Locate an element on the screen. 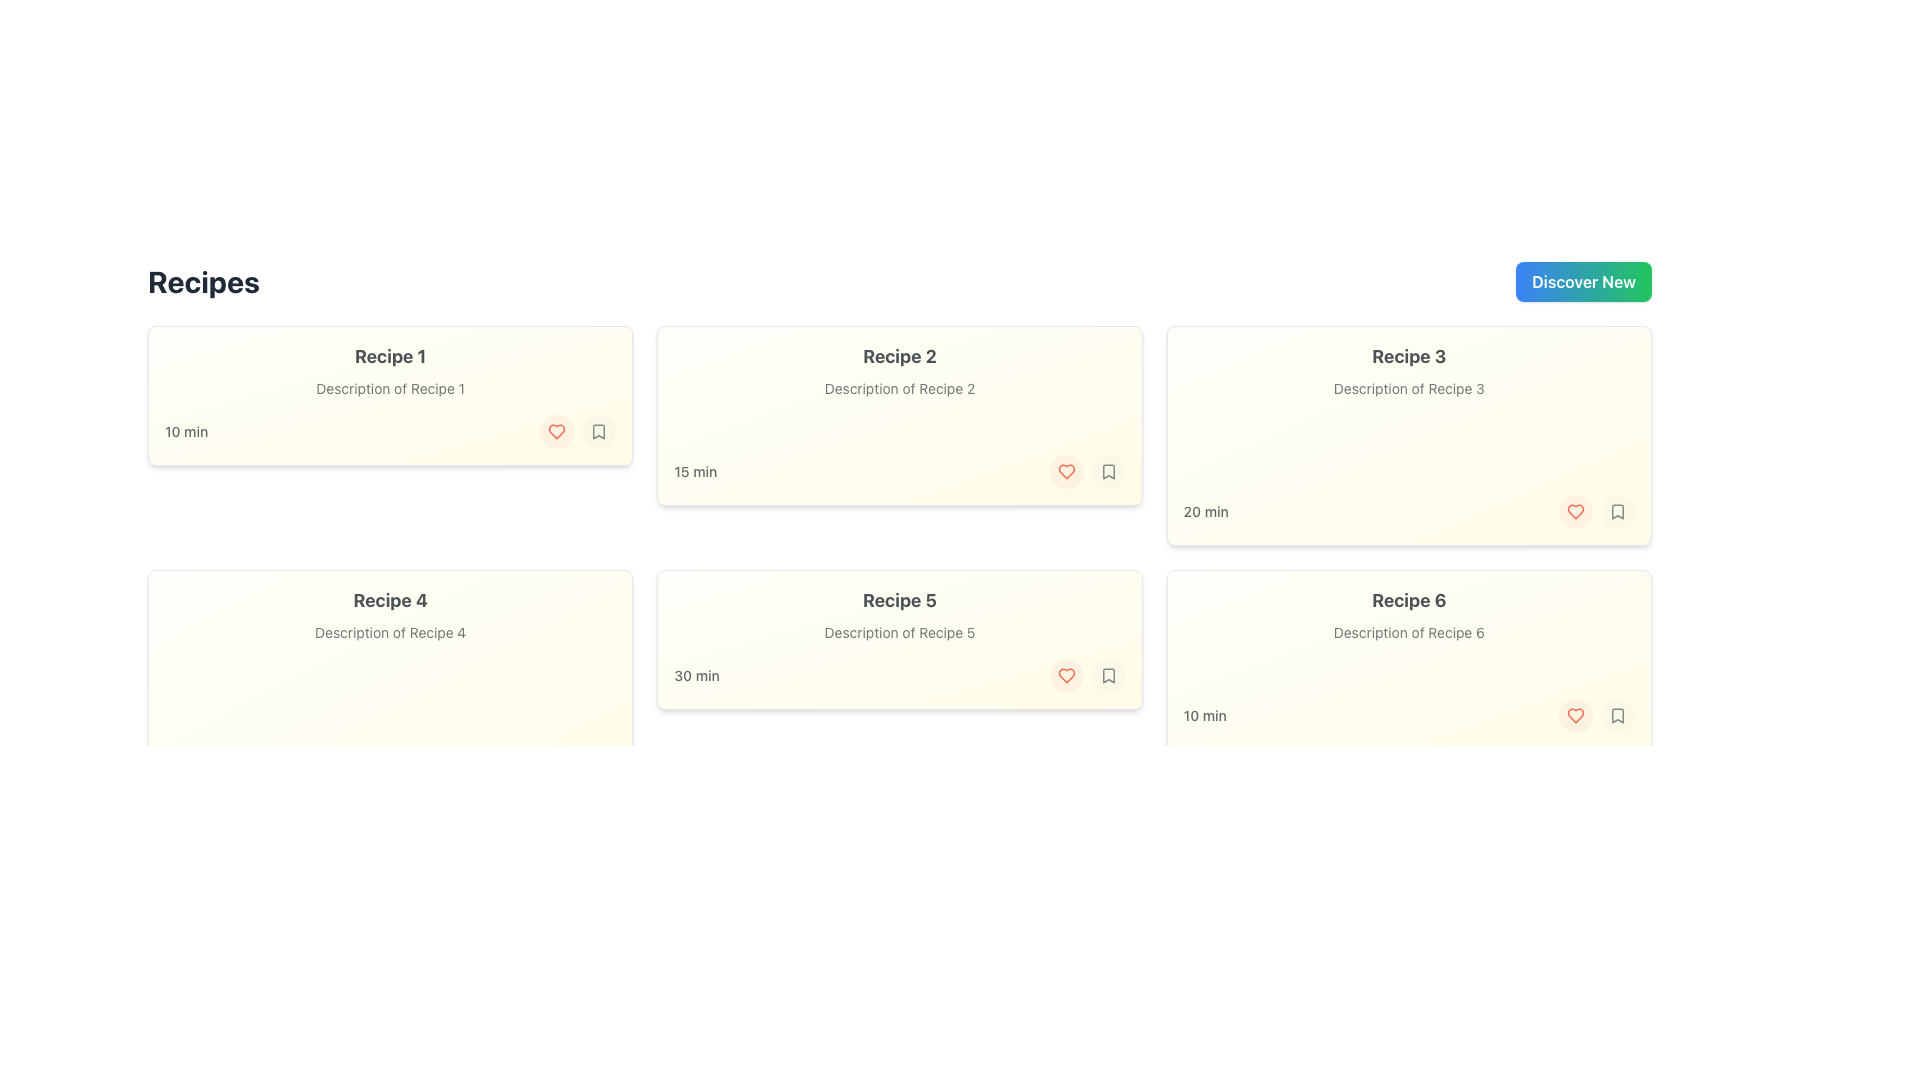  the bookmark icon located at the bottom-right corner of the first recipe card labeled 'Recipe 1' is located at coordinates (598, 431).